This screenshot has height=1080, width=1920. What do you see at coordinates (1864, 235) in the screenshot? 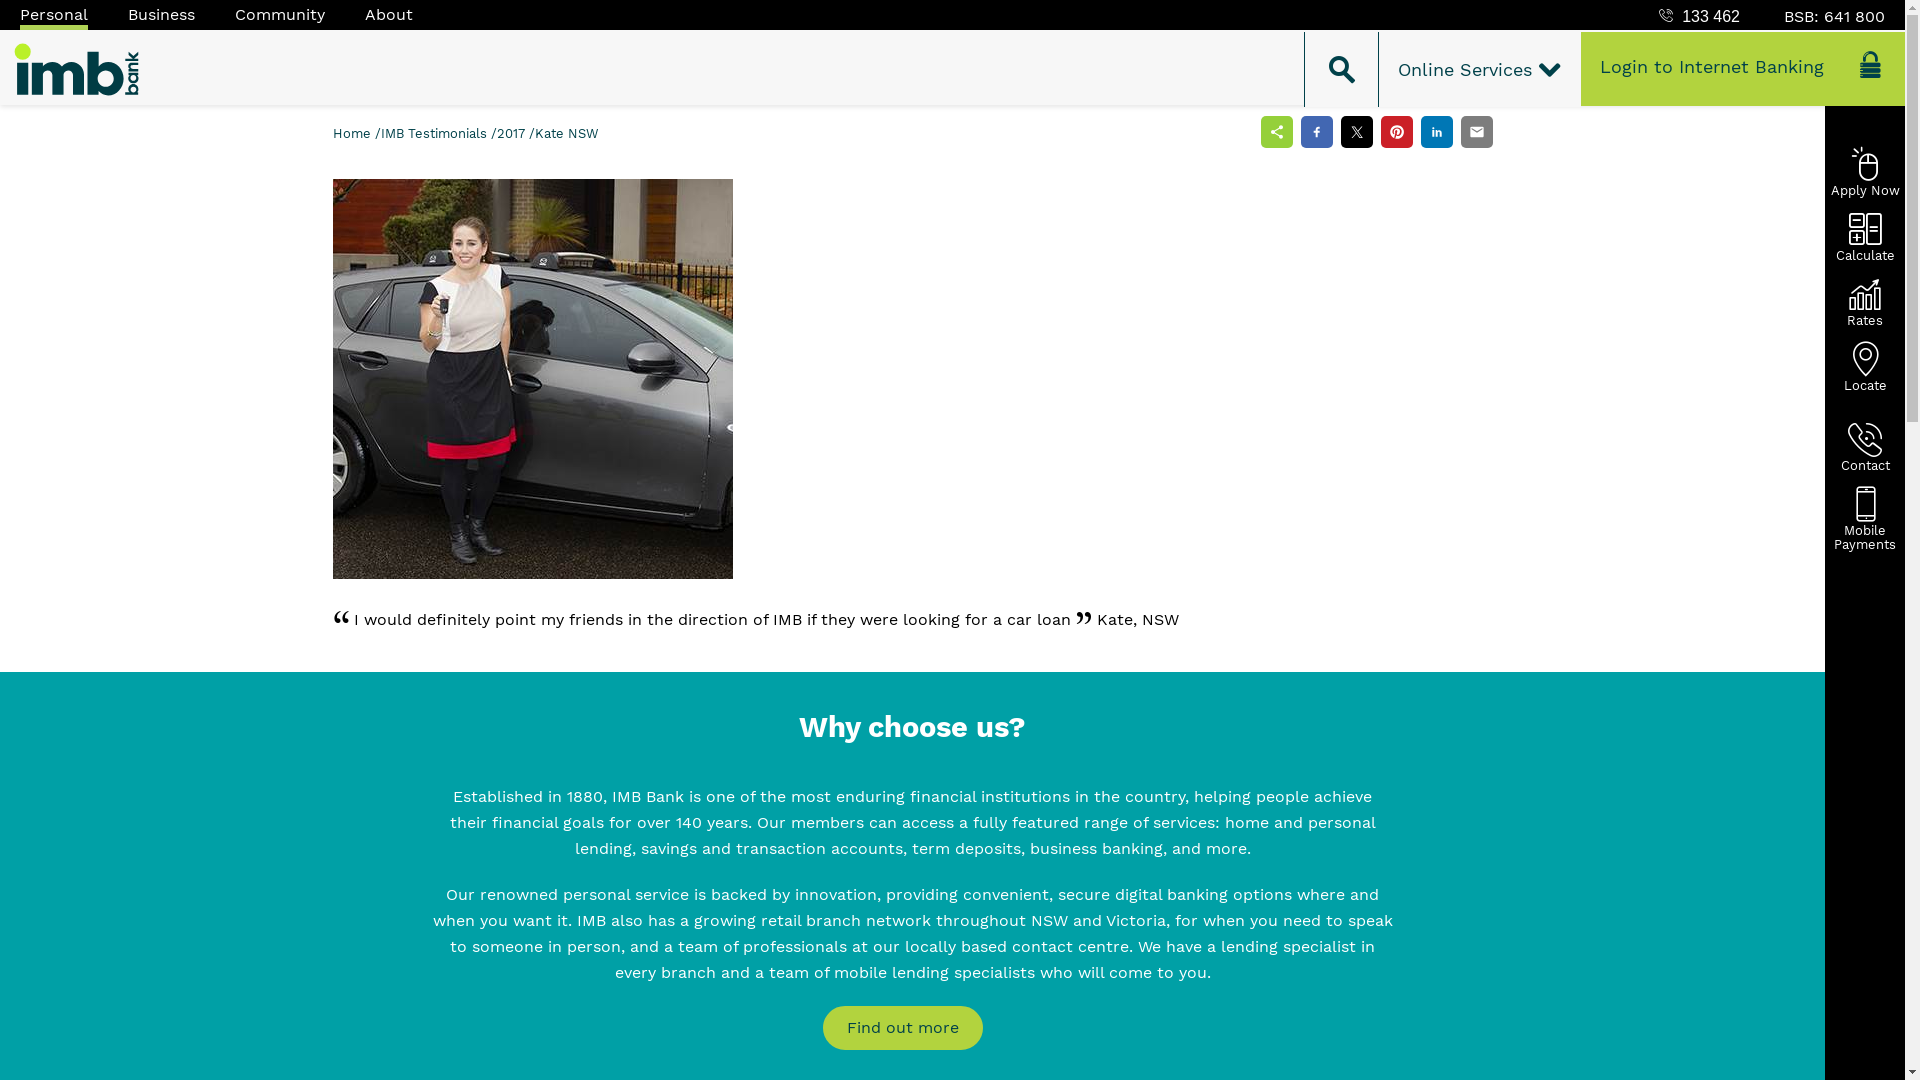
I see `'Calculate'` at bounding box center [1864, 235].